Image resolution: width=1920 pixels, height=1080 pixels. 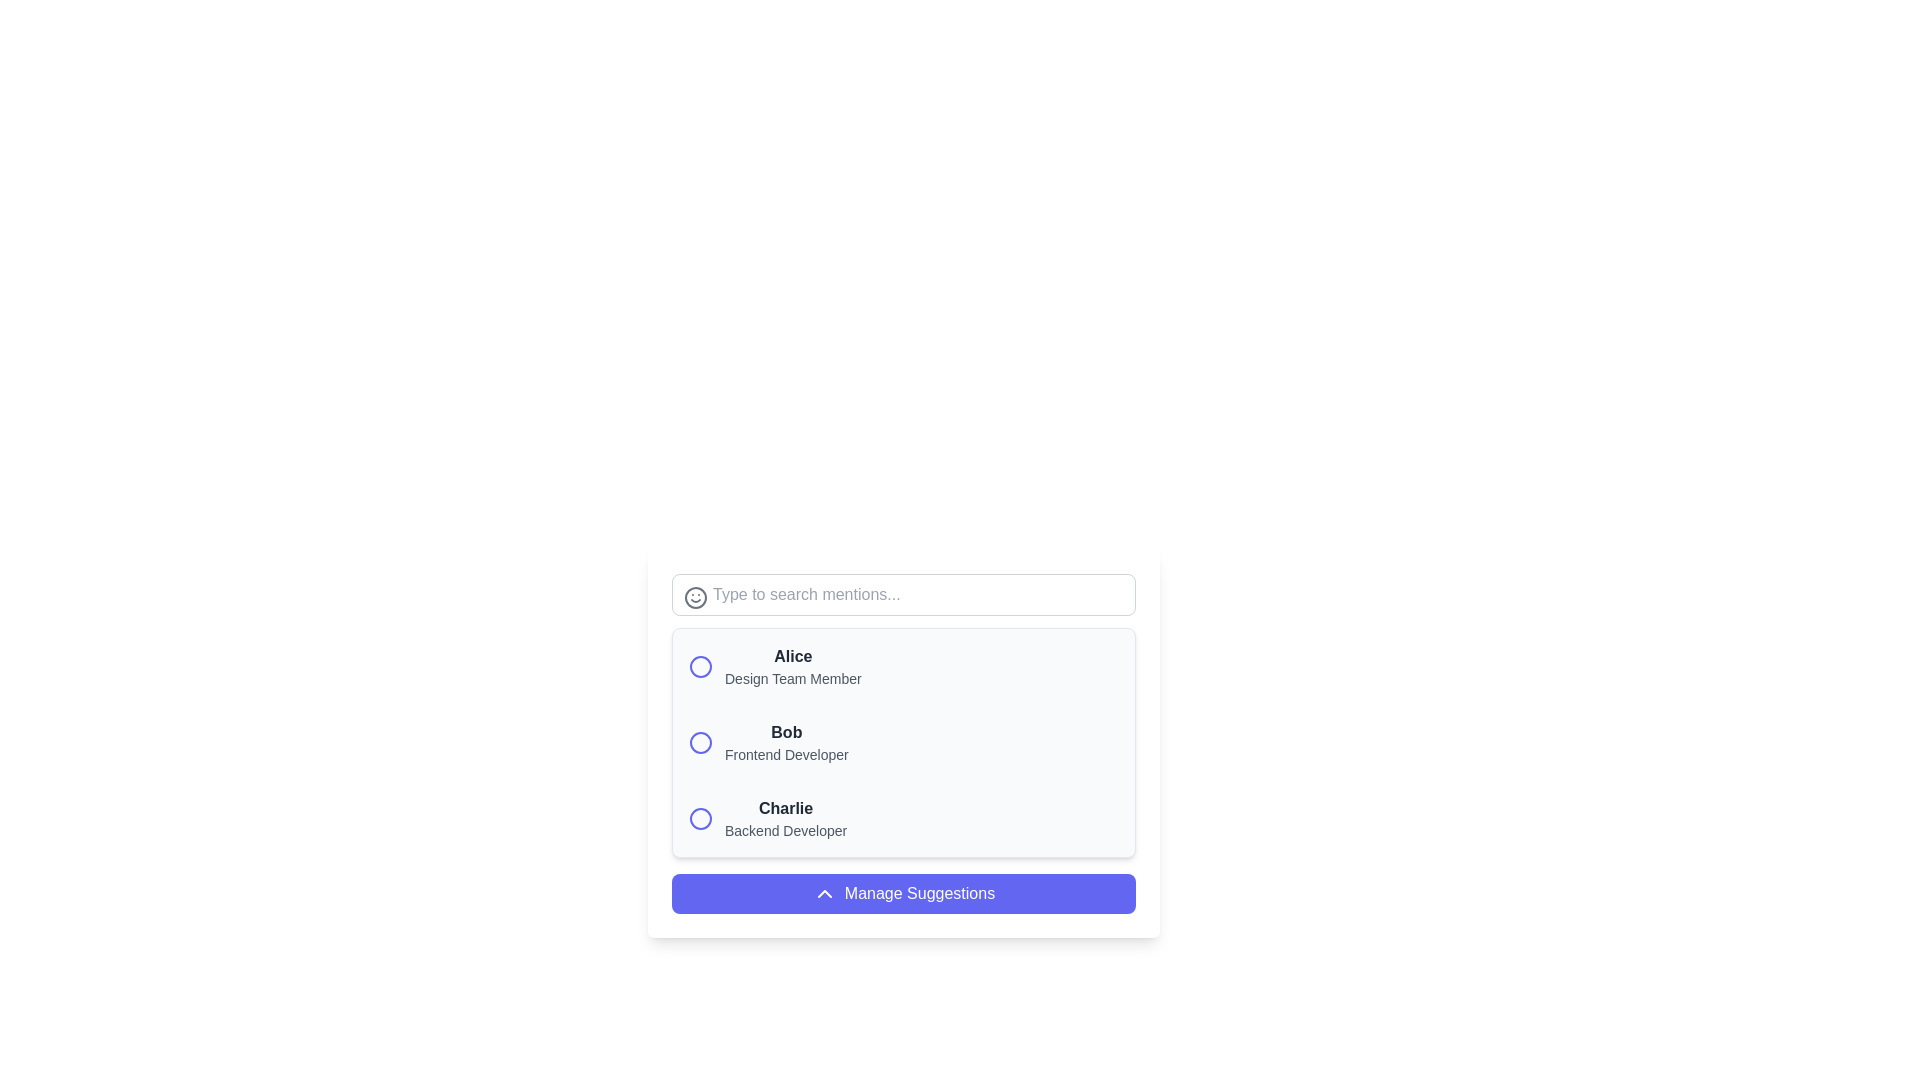 What do you see at coordinates (902, 667) in the screenshot?
I see `the first selectable list item that allows the user to select 'Alice' from the list` at bounding box center [902, 667].